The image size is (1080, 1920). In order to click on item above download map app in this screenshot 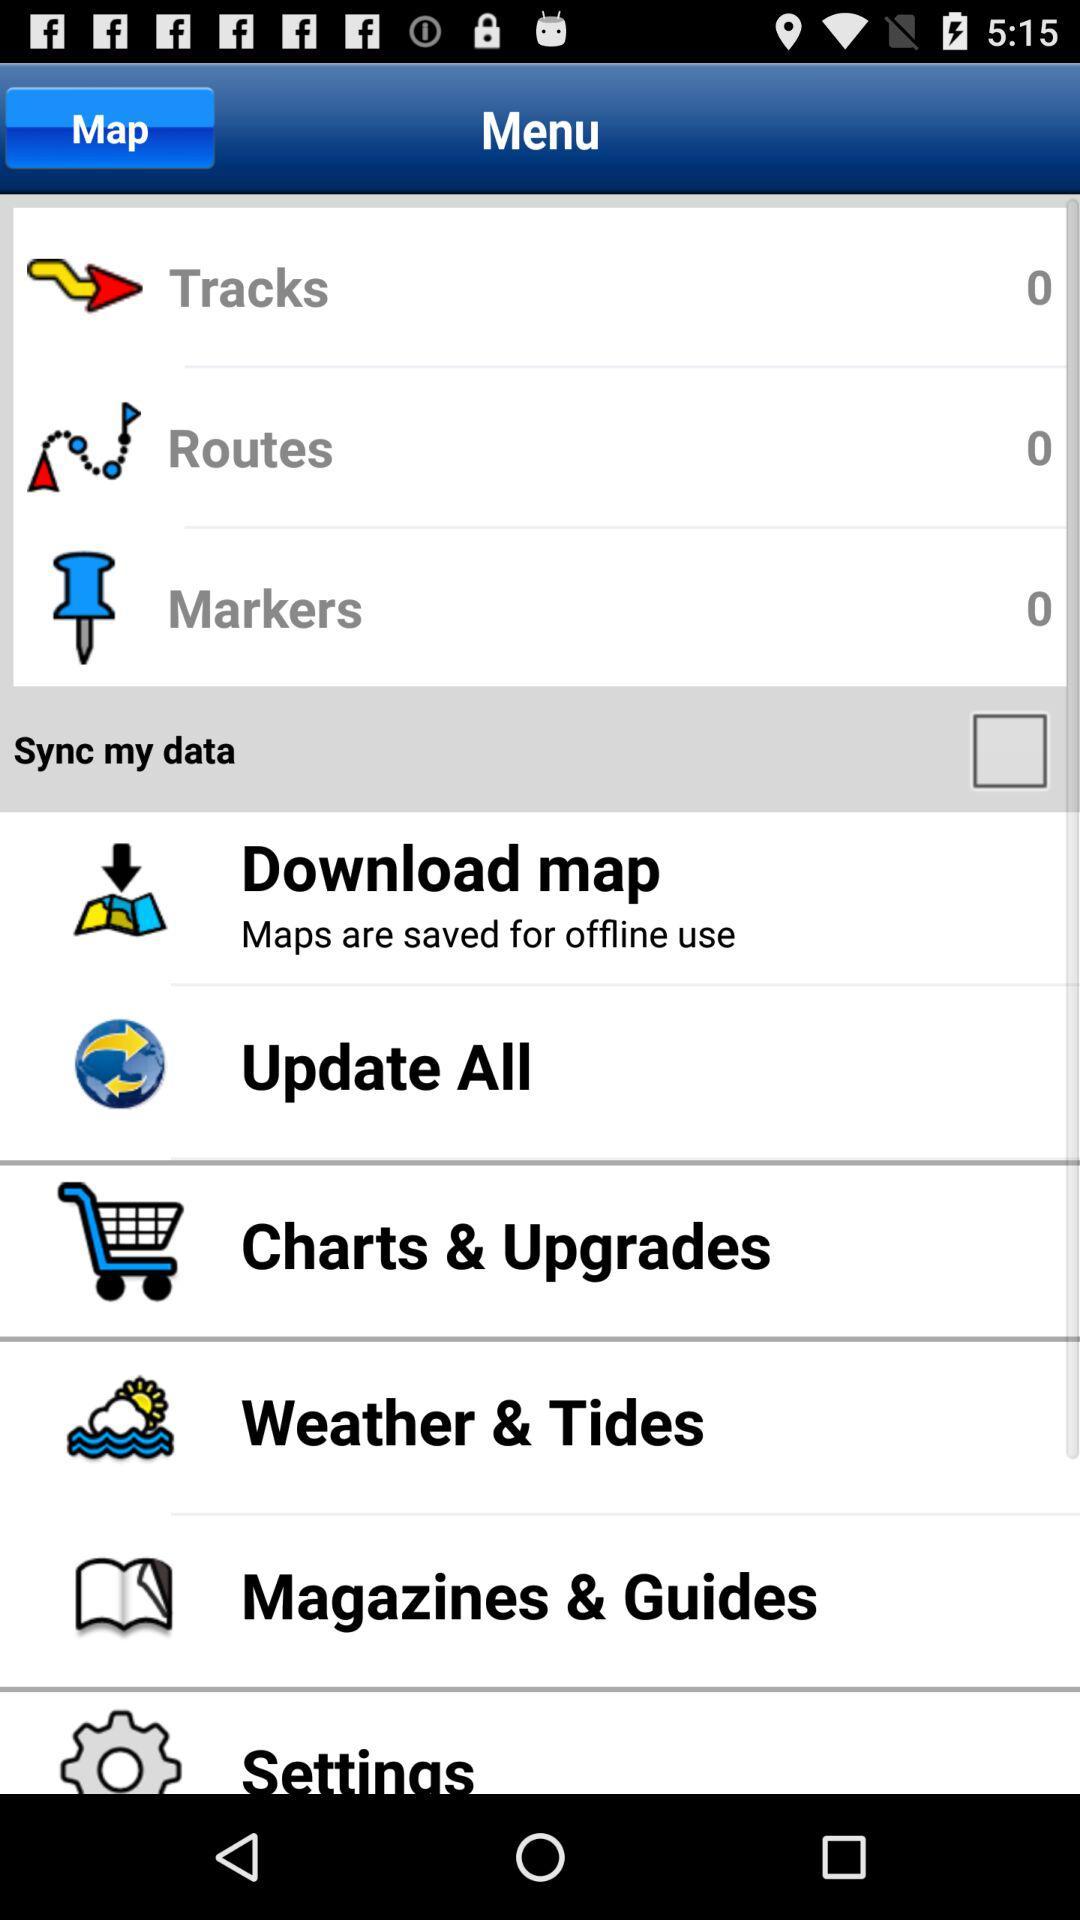, I will do `click(1012, 748)`.